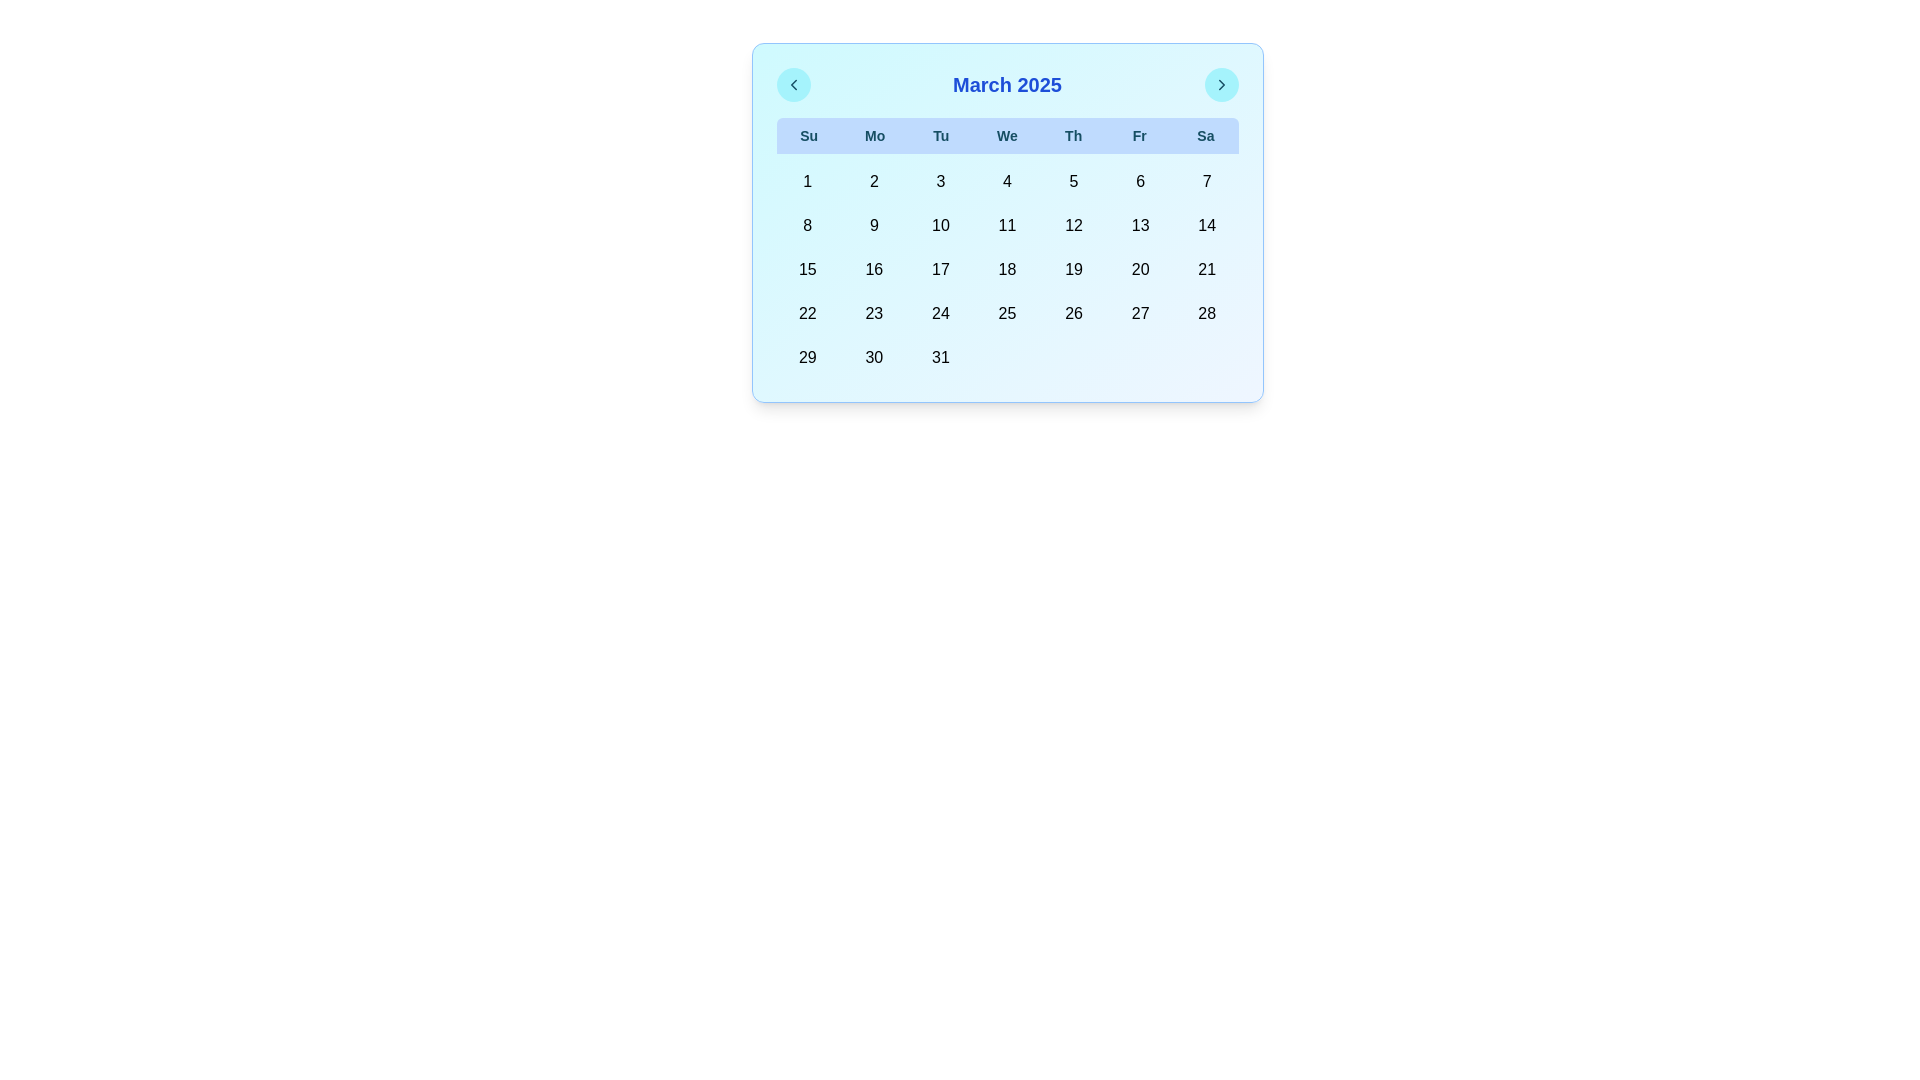  Describe the element at coordinates (807, 313) in the screenshot. I see `the rectangular button labeled '22' in the fourth row and first column of the March 2025 calendar grid` at that location.